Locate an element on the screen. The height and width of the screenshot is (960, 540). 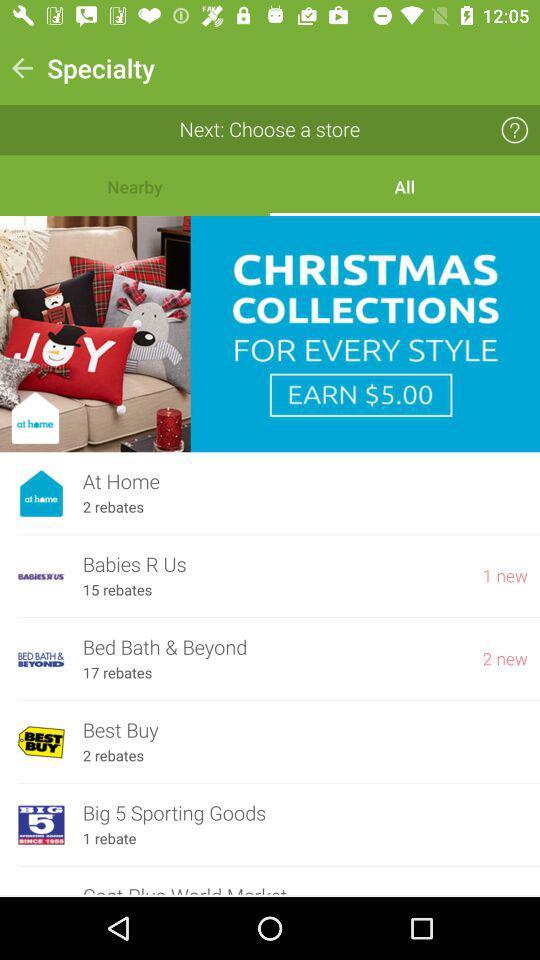
icon below bed bath & beyond item is located at coordinates (117, 673).